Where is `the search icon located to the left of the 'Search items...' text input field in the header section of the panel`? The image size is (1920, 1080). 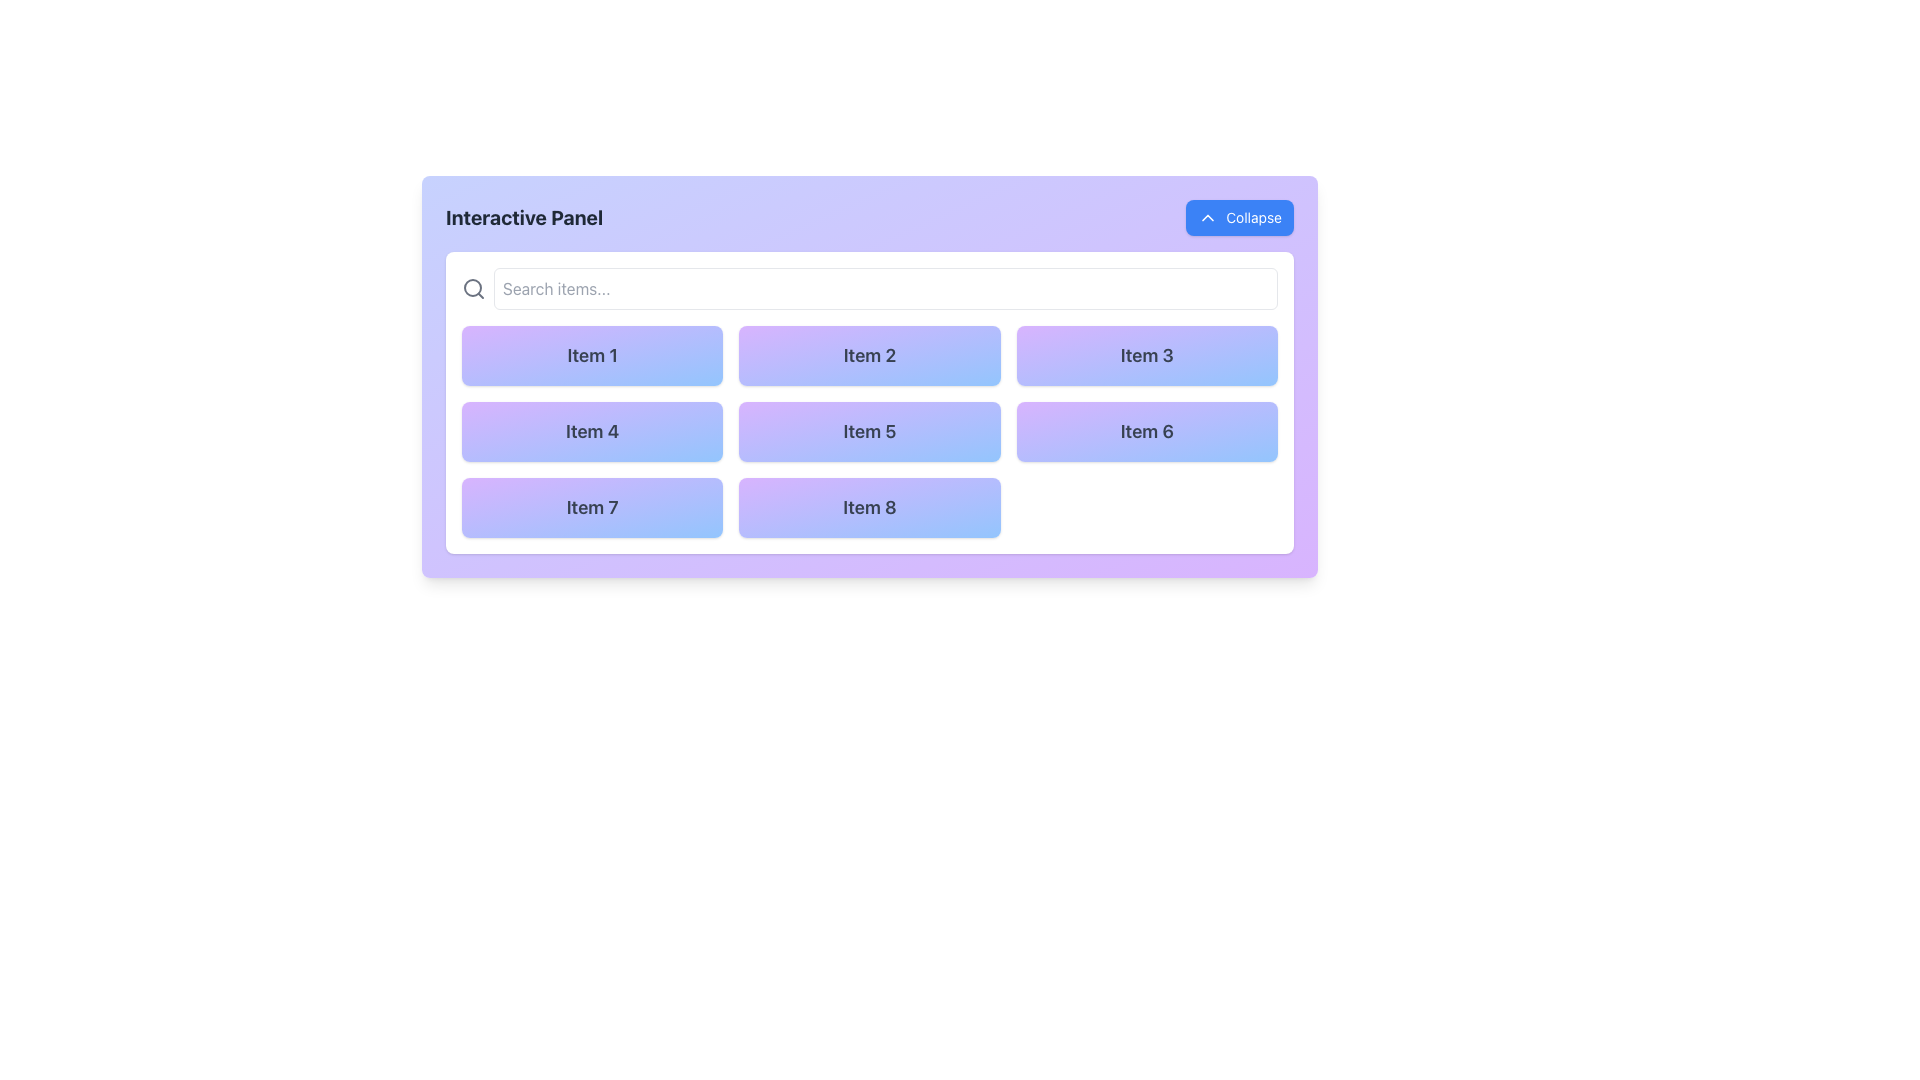
the search icon located to the left of the 'Search items...' text input field in the header section of the panel is located at coordinates (473, 289).